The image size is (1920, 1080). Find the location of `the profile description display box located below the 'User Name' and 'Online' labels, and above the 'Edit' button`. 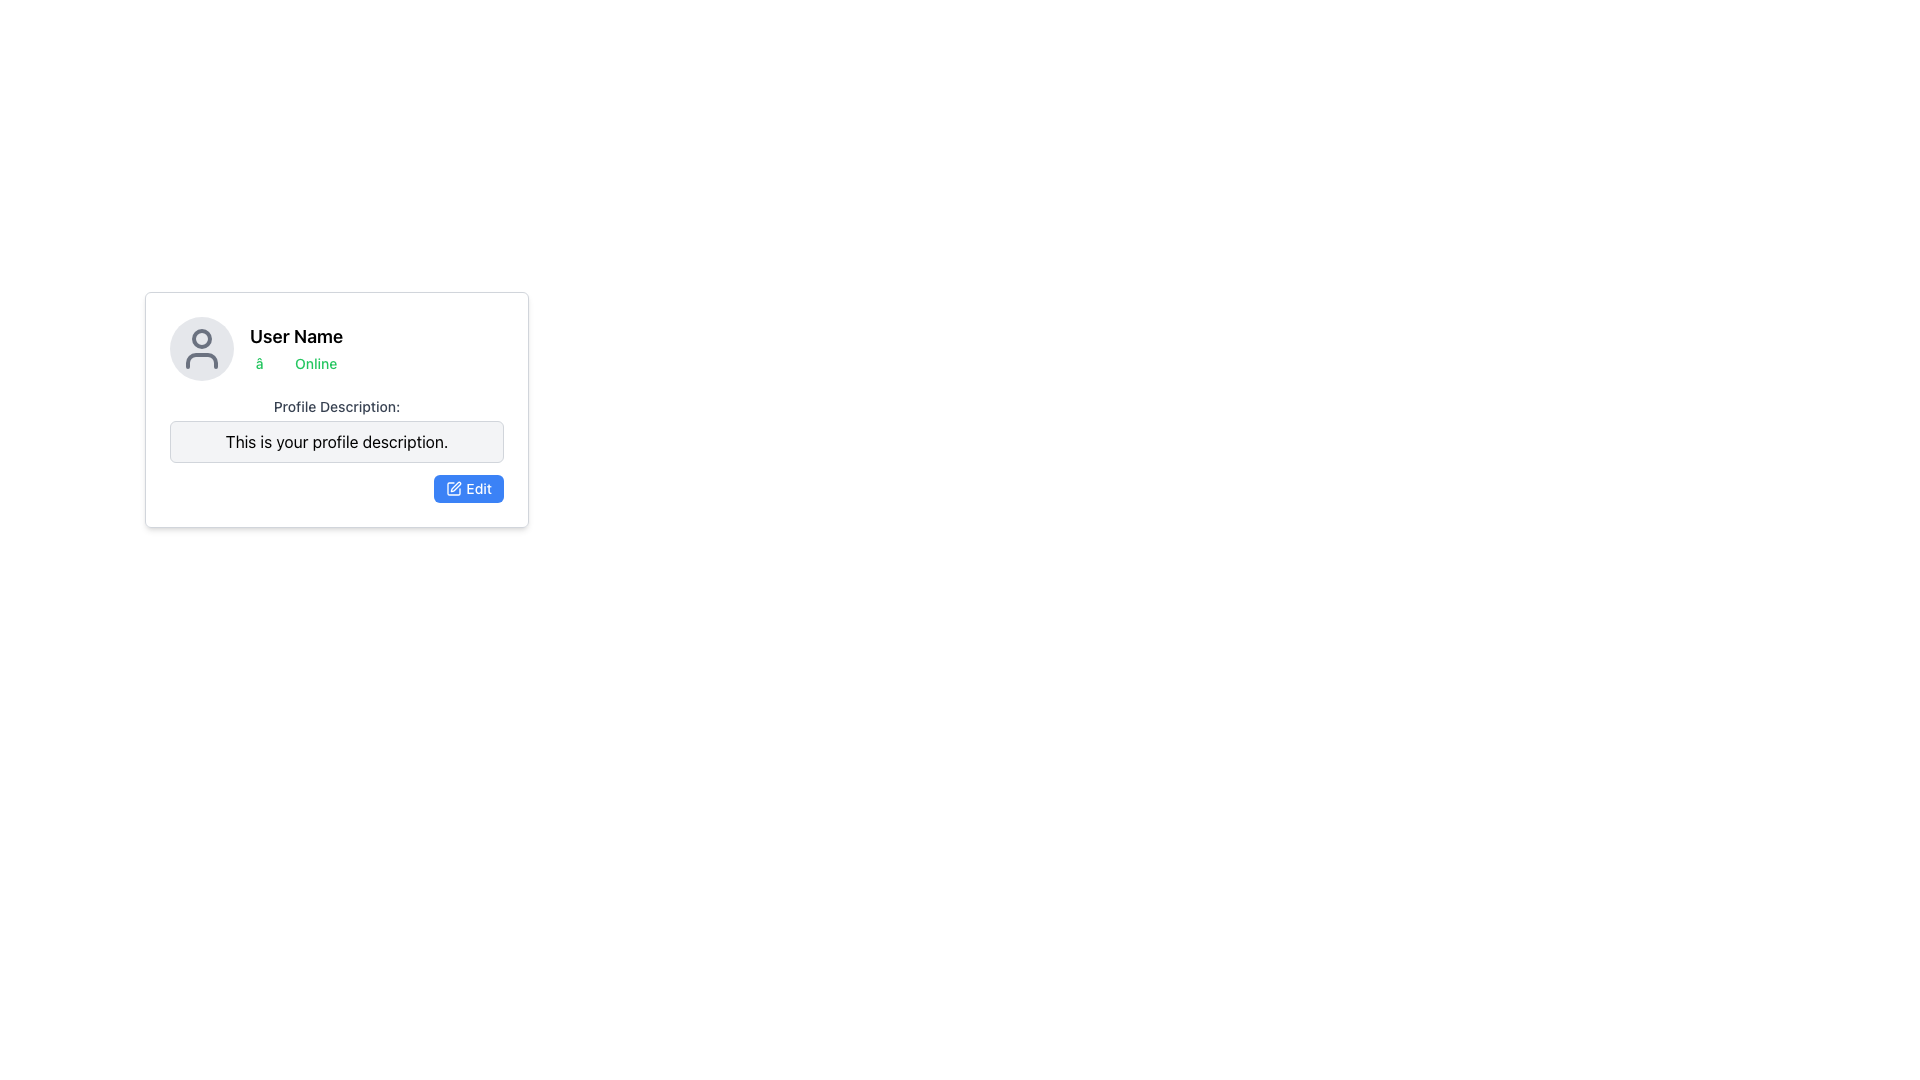

the profile description display box located below the 'User Name' and 'Online' labels, and above the 'Edit' button is located at coordinates (336, 428).